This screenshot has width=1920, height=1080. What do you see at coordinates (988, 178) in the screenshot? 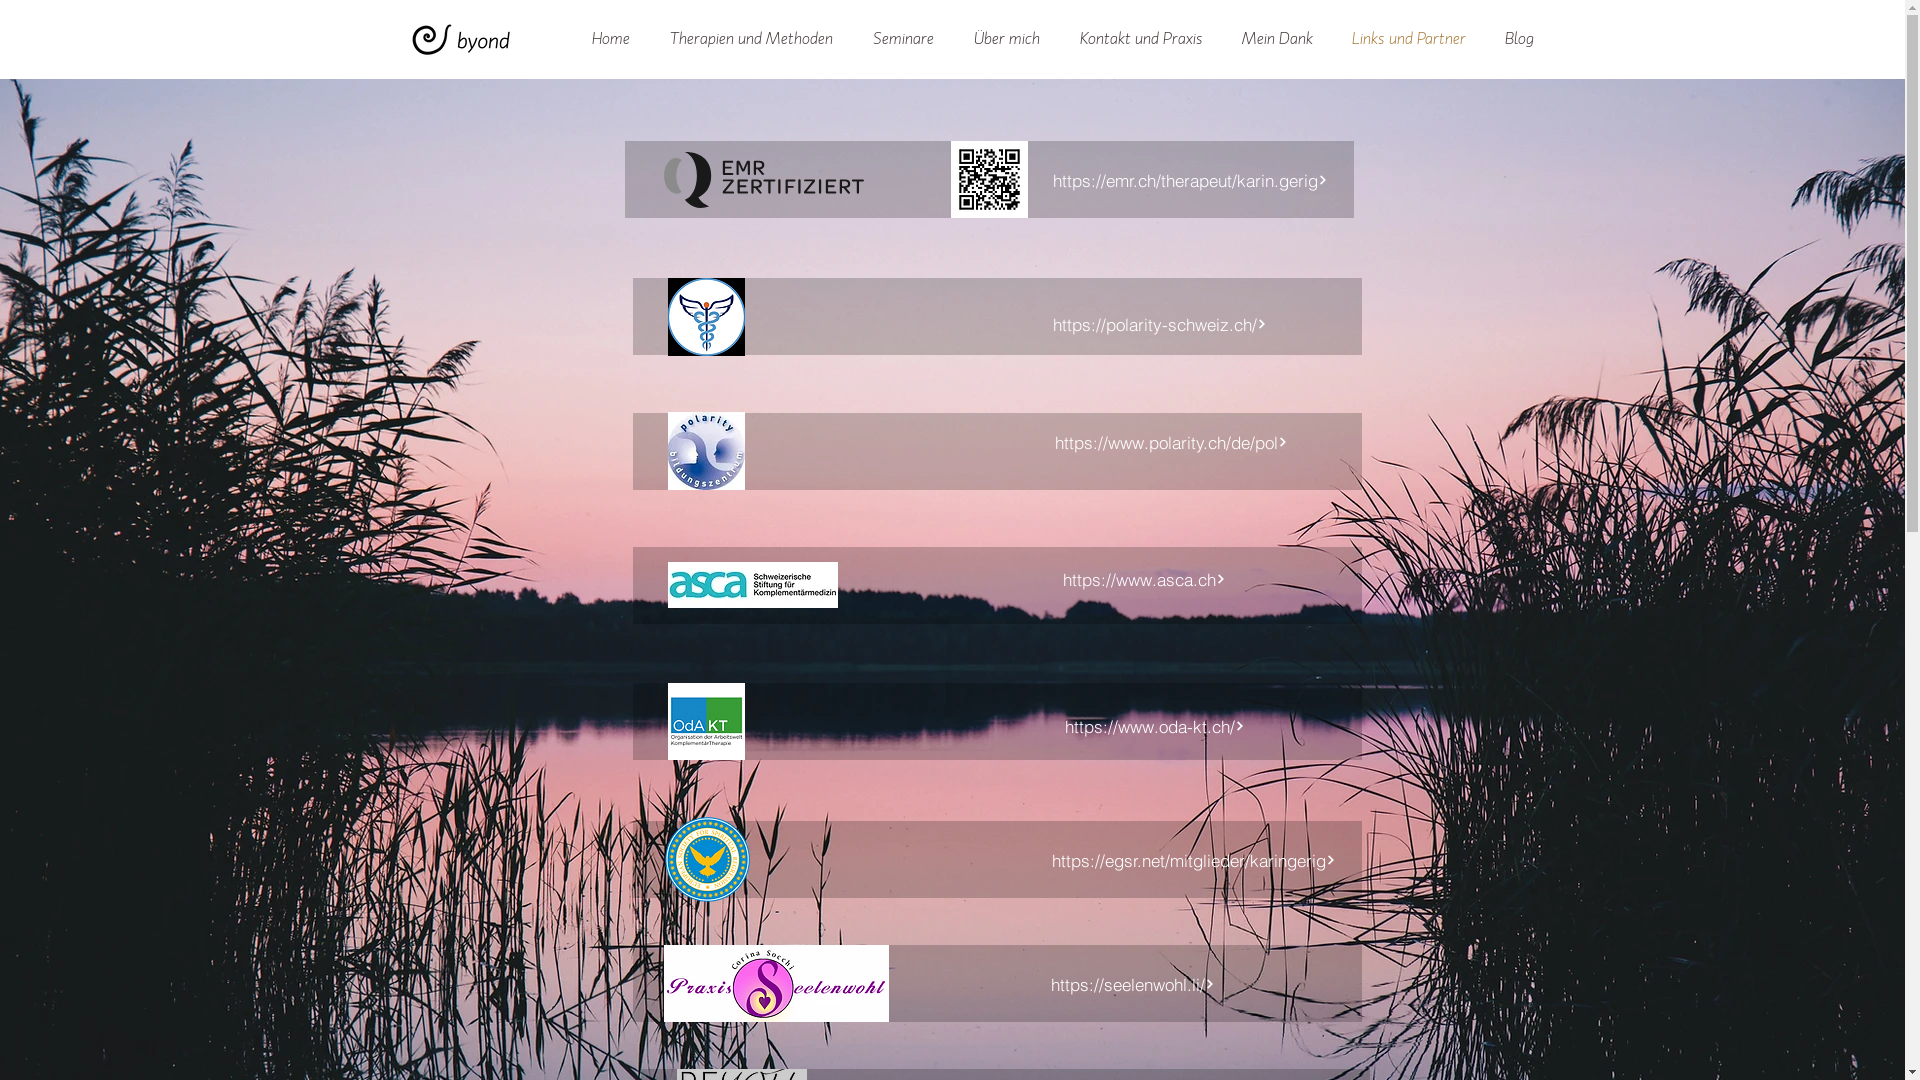
I see `'qr-code.png'` at bounding box center [988, 178].